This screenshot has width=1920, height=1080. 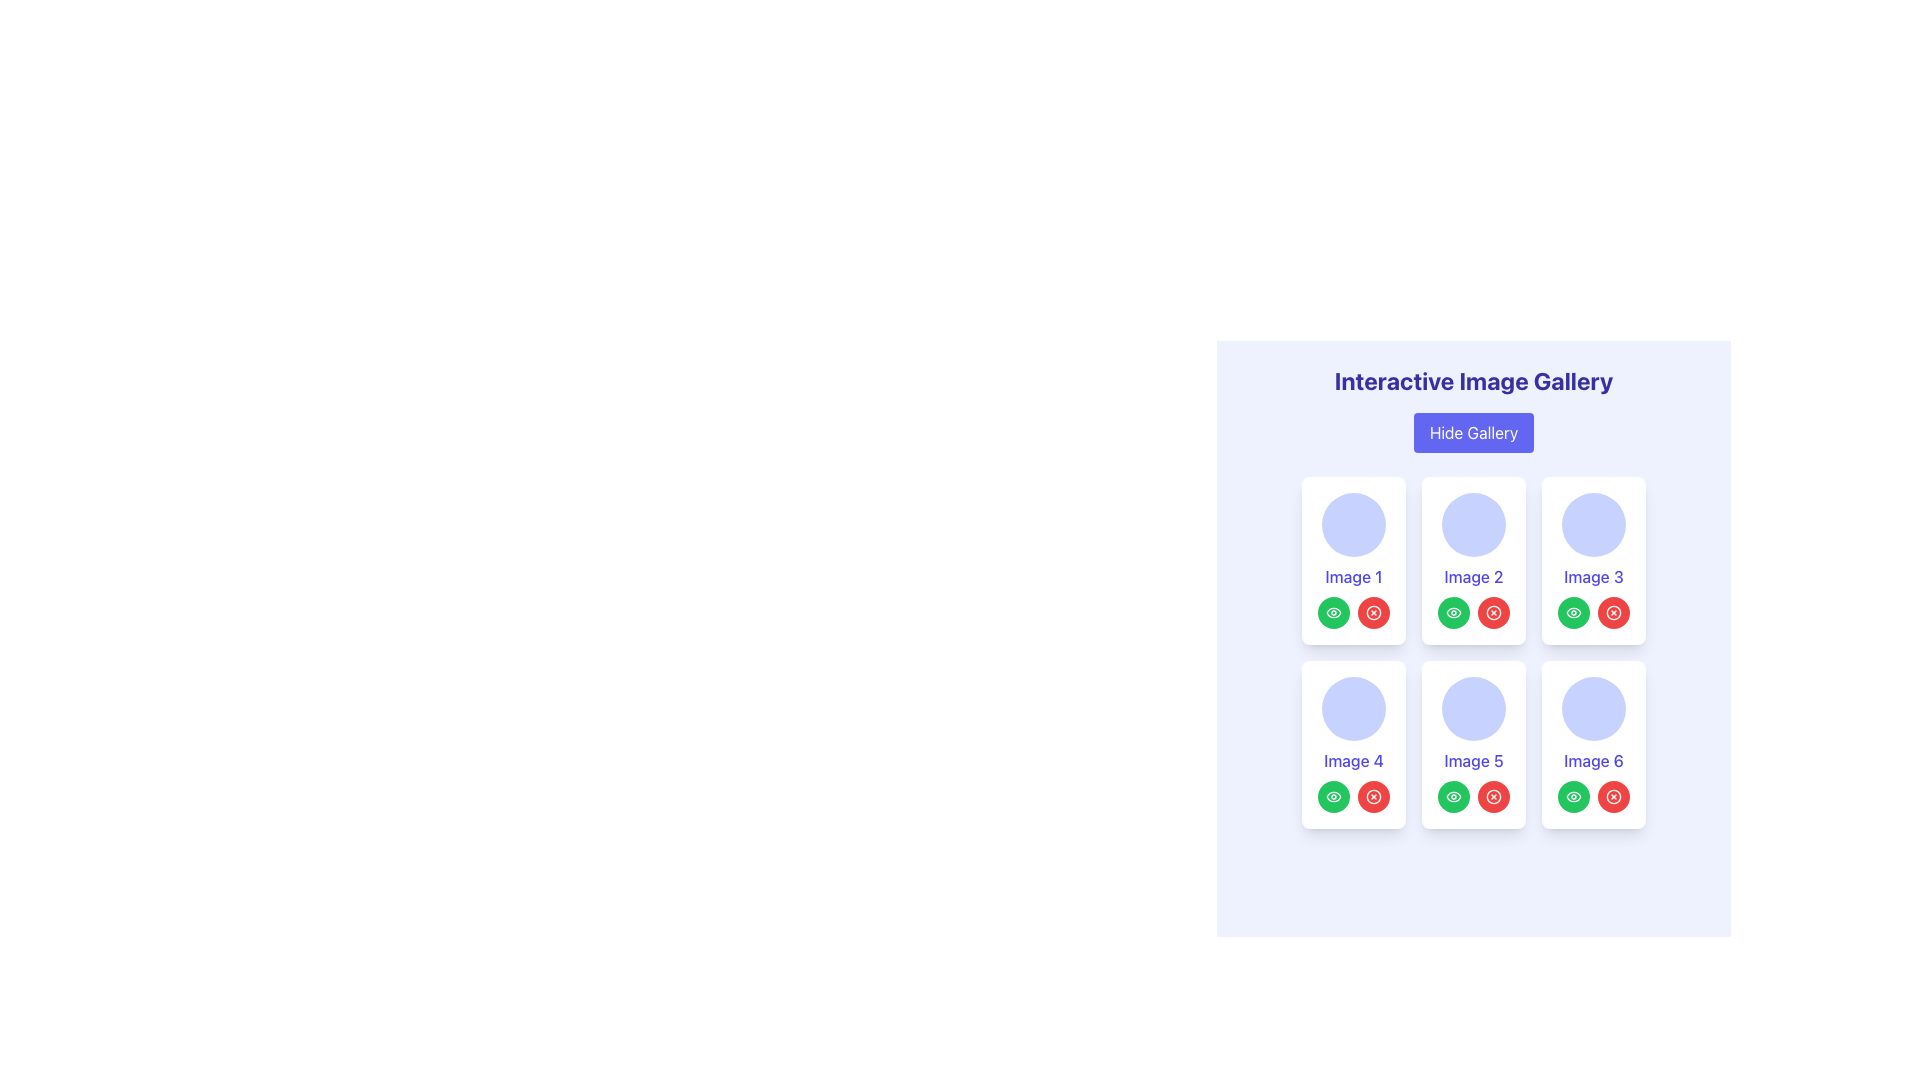 I want to click on the red circular button with a white cross icon located at the bottom right of the card labeled 'Image 5' to initiate a delete action, so click(x=1493, y=796).